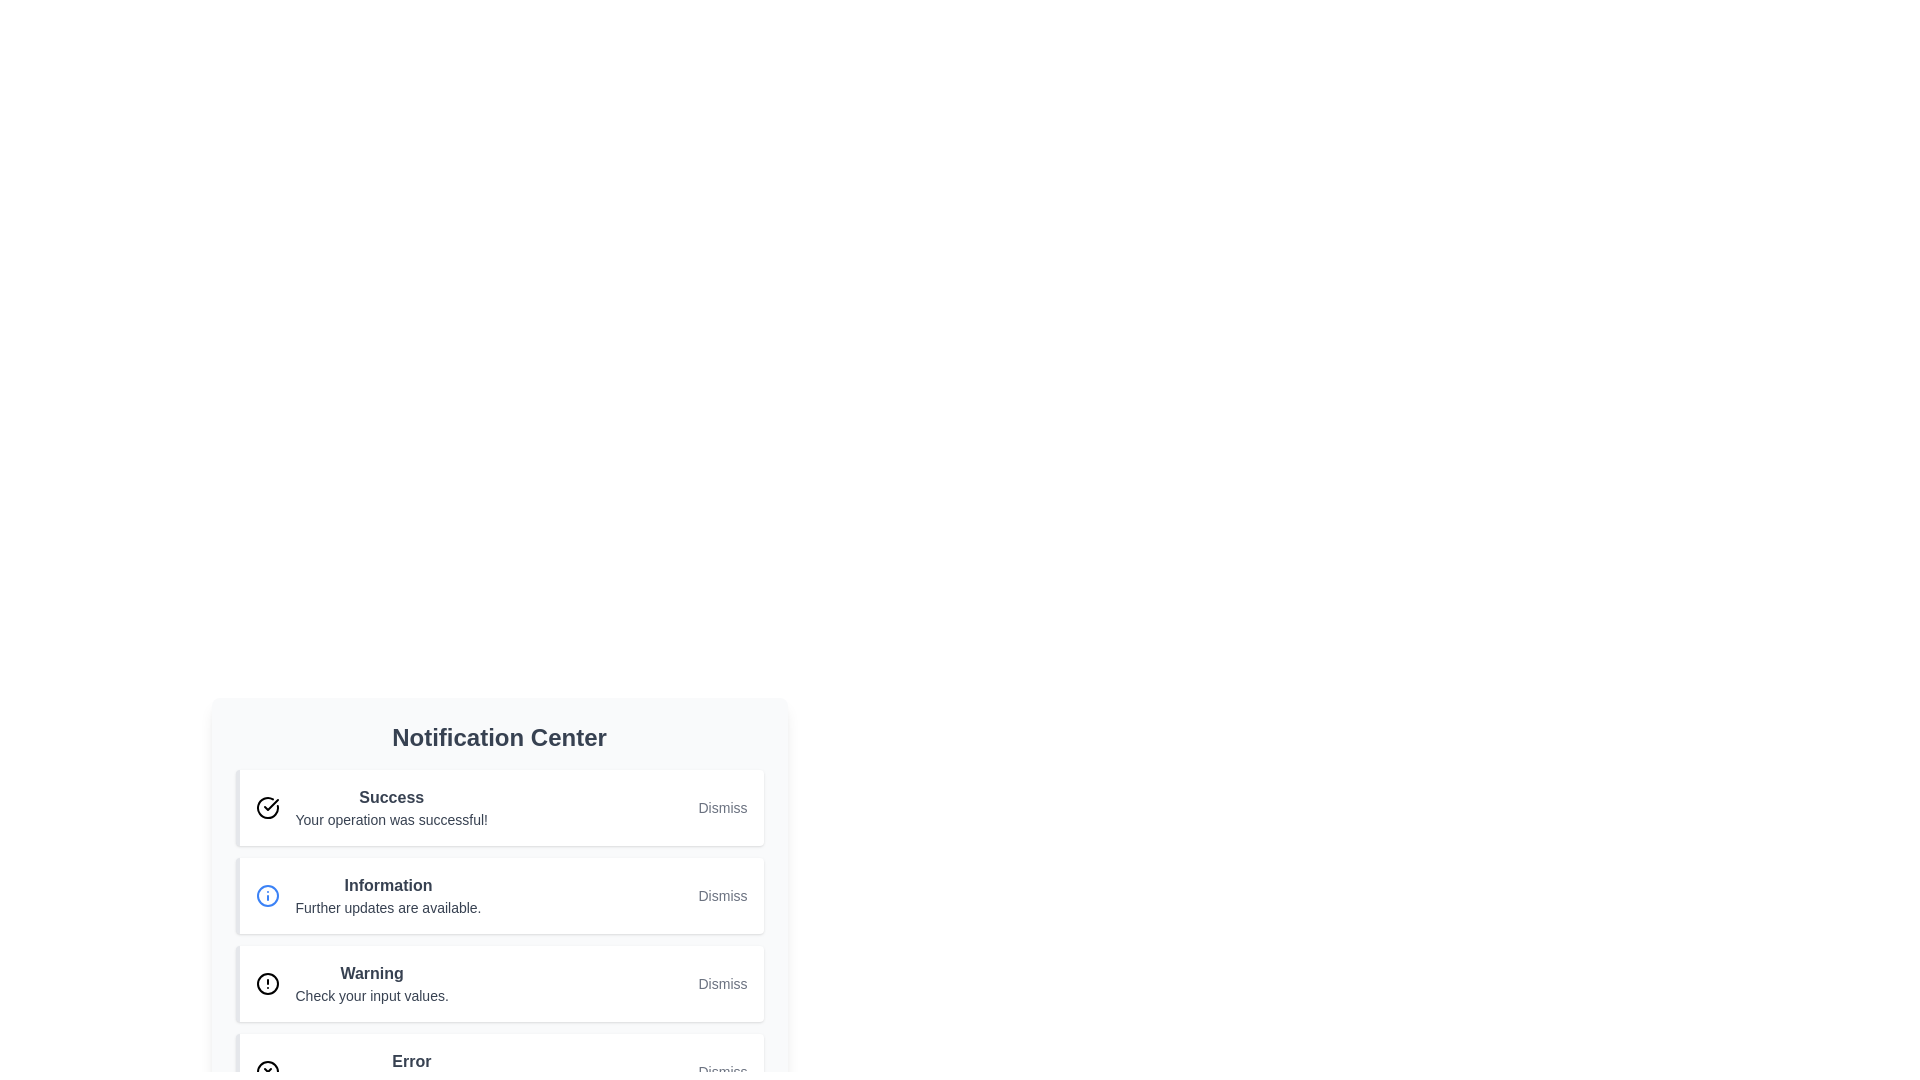 The width and height of the screenshot is (1920, 1080). I want to click on bold text label 'Information' located in the notification card under the title 'Information', so click(388, 885).